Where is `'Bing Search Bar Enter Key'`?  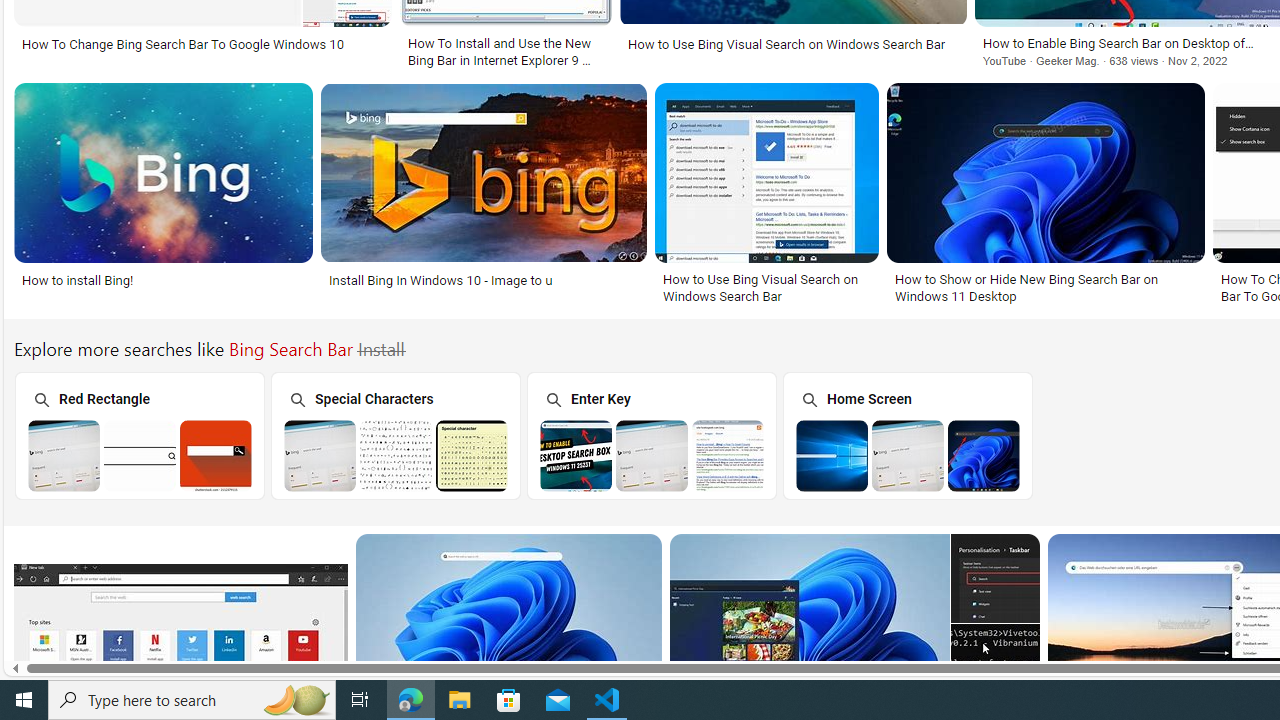 'Bing Search Bar Enter Key' is located at coordinates (652, 455).